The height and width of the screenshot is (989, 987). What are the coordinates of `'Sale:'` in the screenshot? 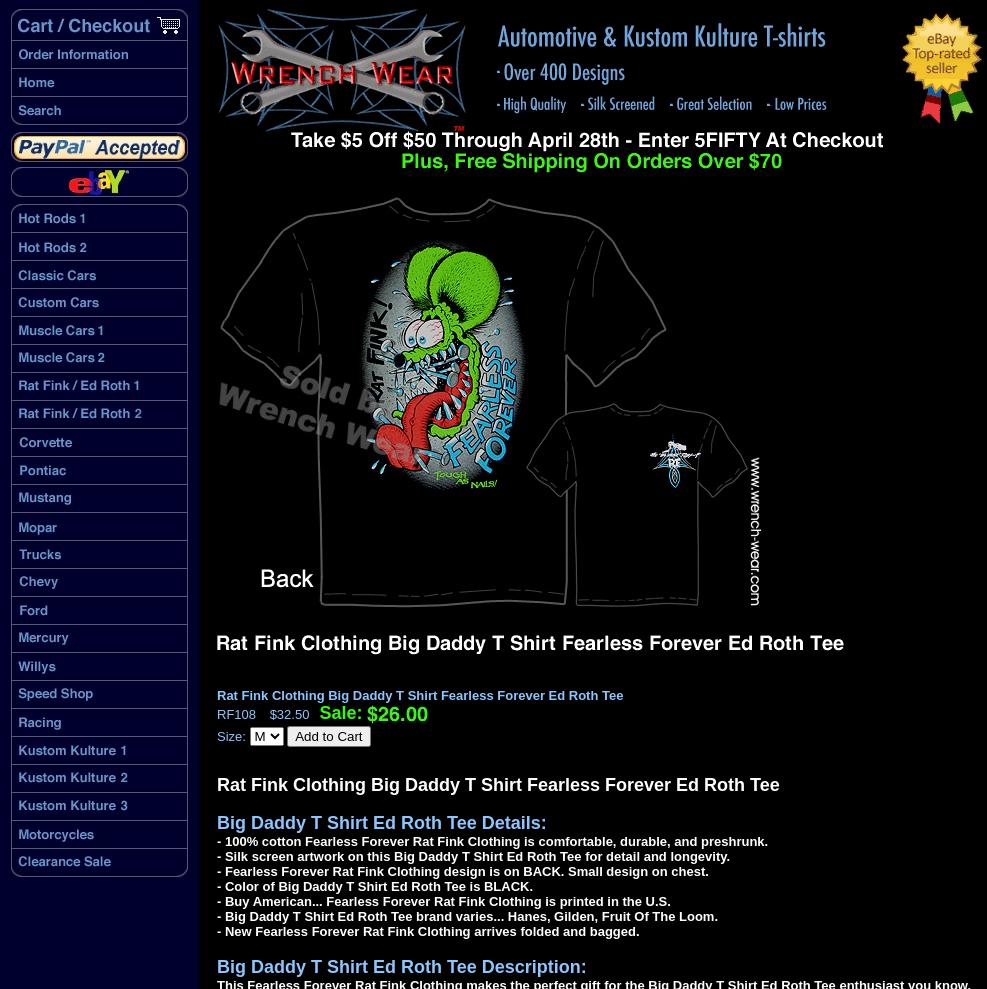 It's located at (339, 711).